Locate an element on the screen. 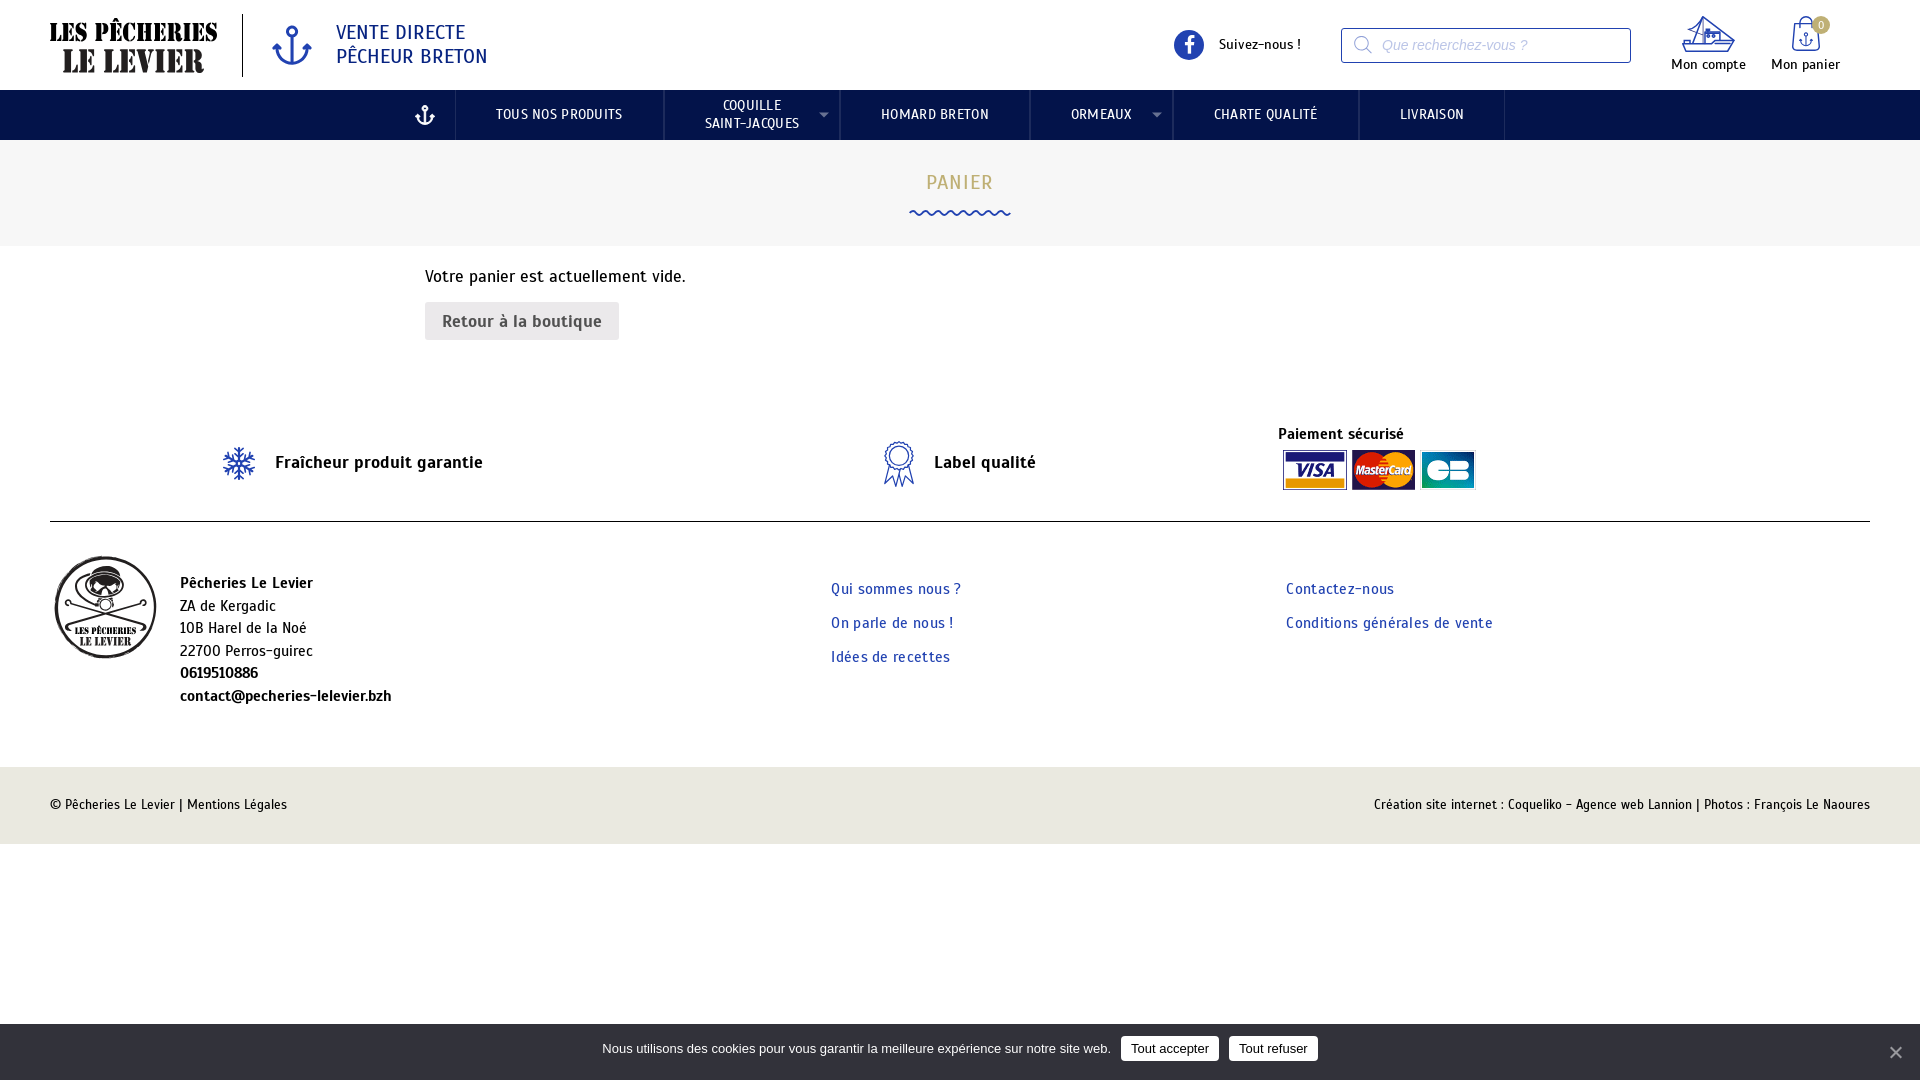  'Mon compte' is located at coordinates (1707, 44).